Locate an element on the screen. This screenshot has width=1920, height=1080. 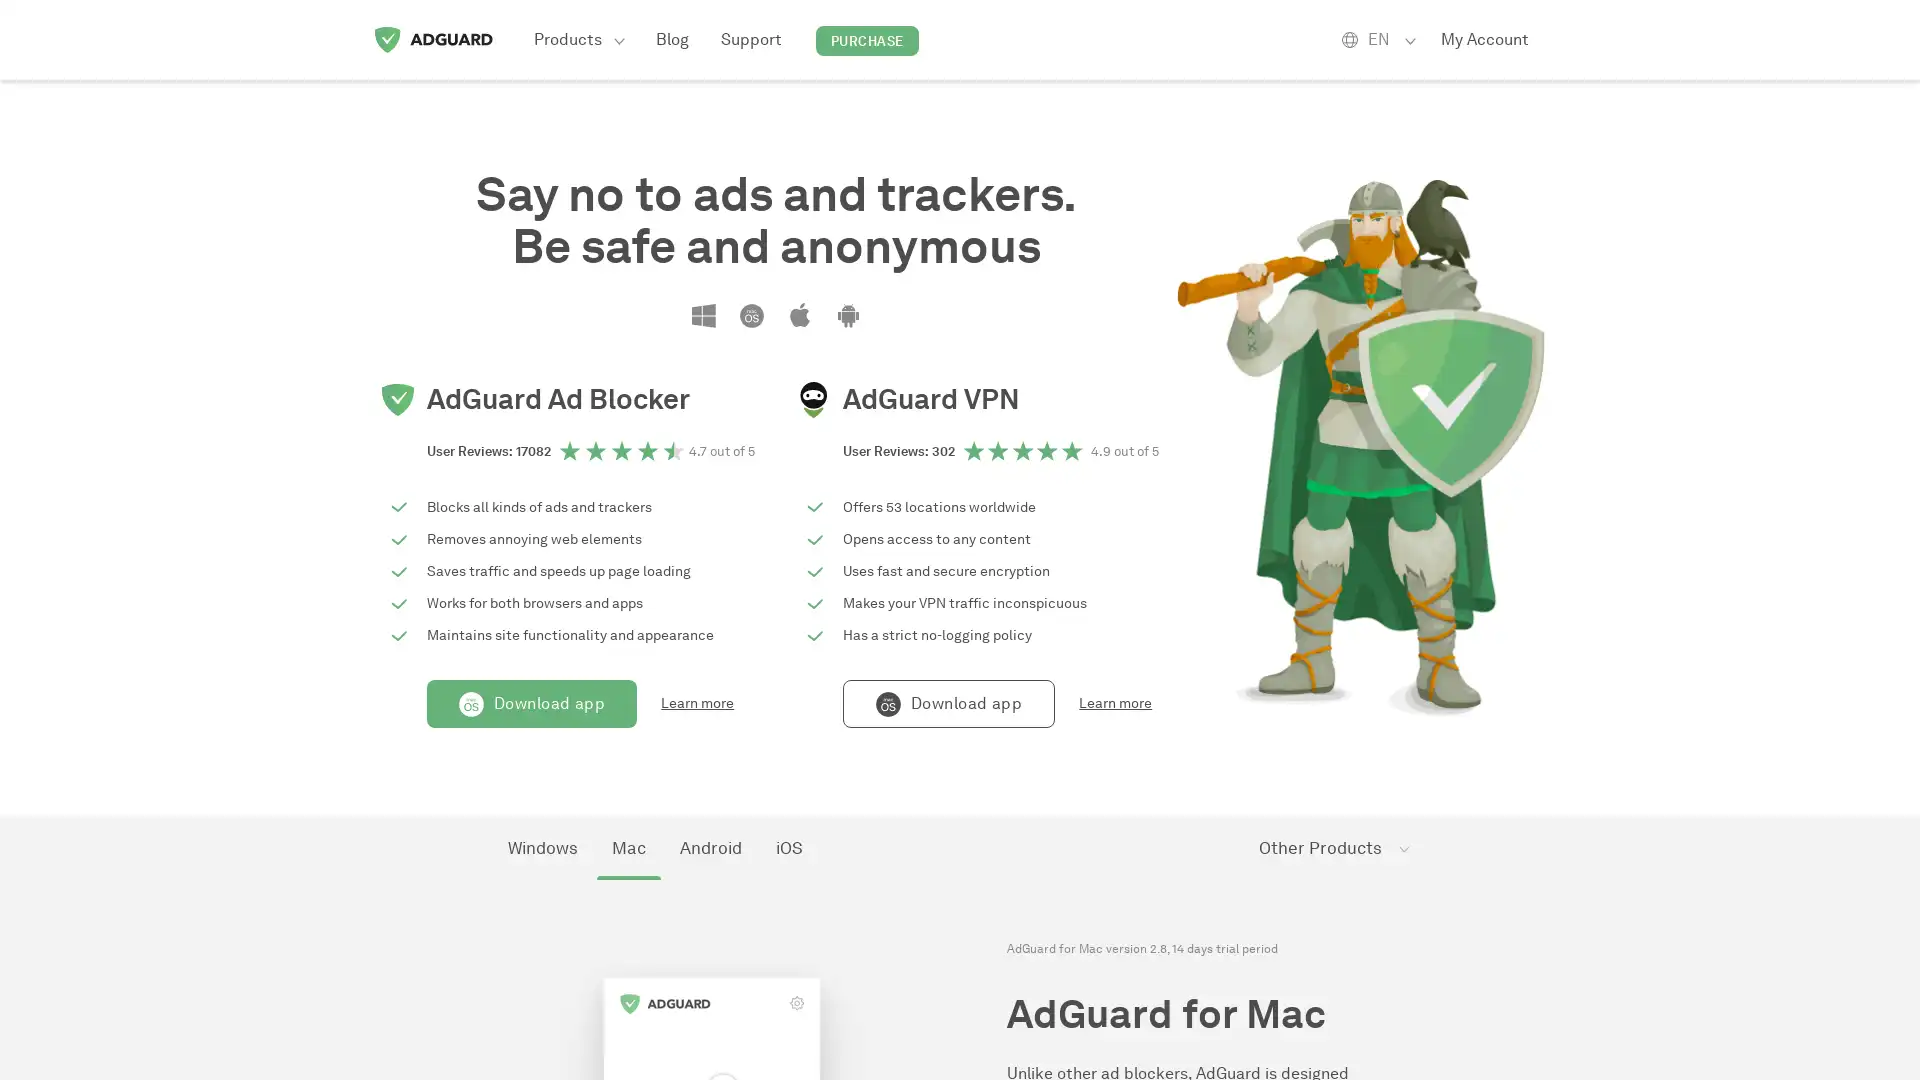
Mac is located at coordinates (627, 848).